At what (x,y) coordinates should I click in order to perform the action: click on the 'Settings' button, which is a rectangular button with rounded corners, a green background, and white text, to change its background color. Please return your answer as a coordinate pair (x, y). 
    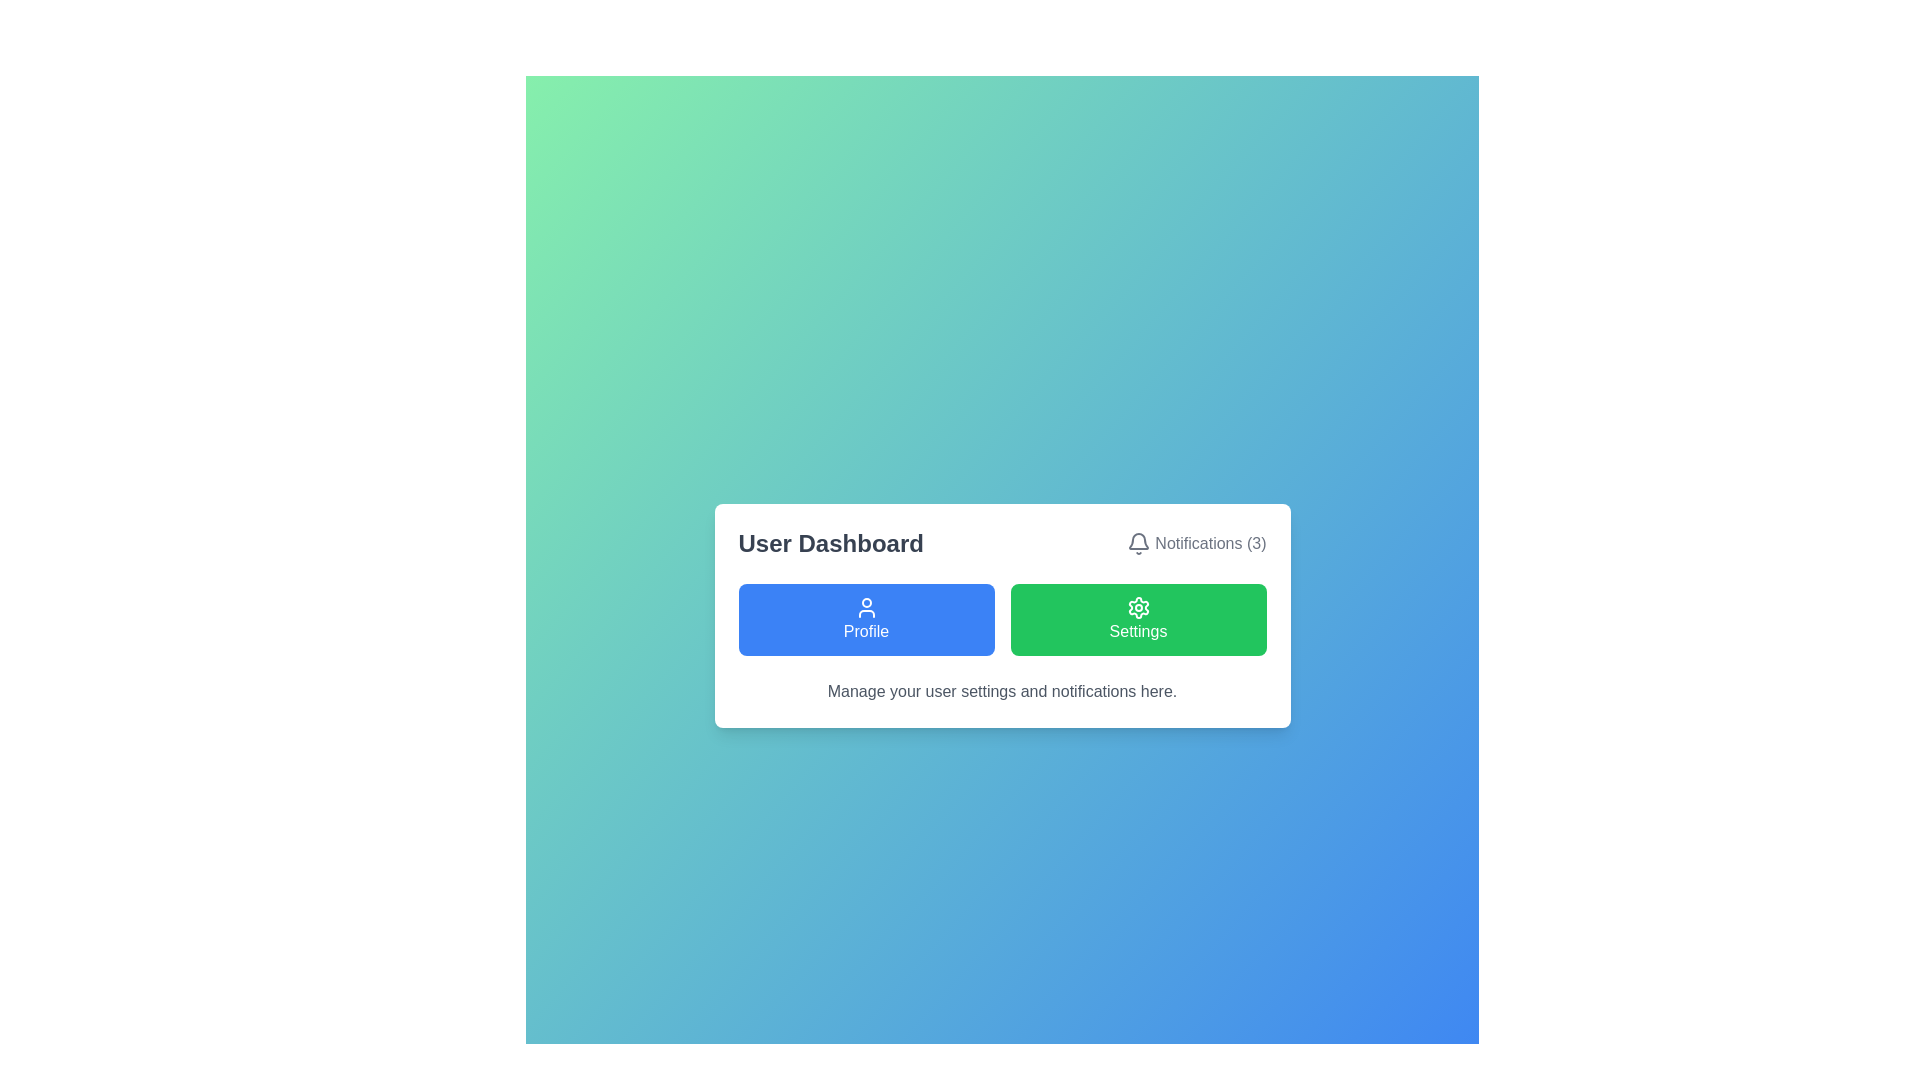
    Looking at the image, I should click on (1138, 619).